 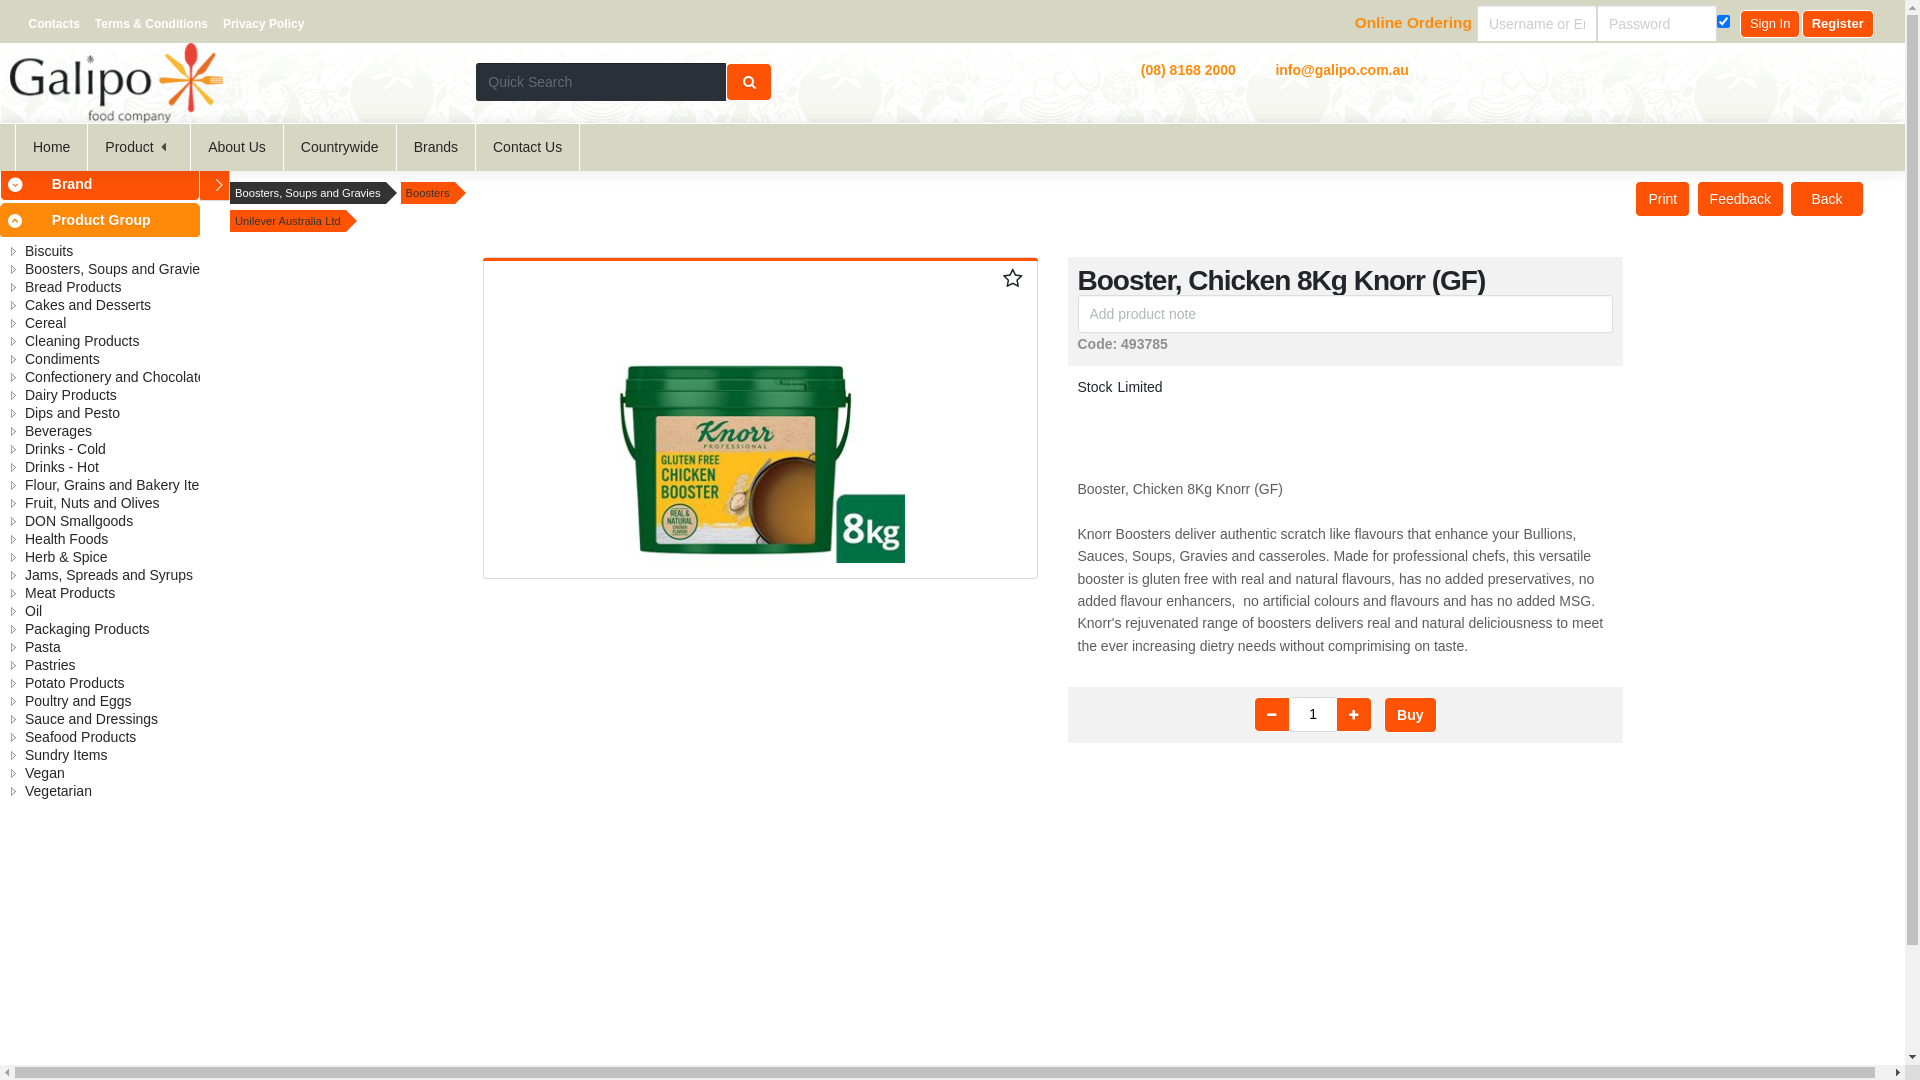 What do you see at coordinates (65, 447) in the screenshot?
I see `'Drinks - Cold'` at bounding box center [65, 447].